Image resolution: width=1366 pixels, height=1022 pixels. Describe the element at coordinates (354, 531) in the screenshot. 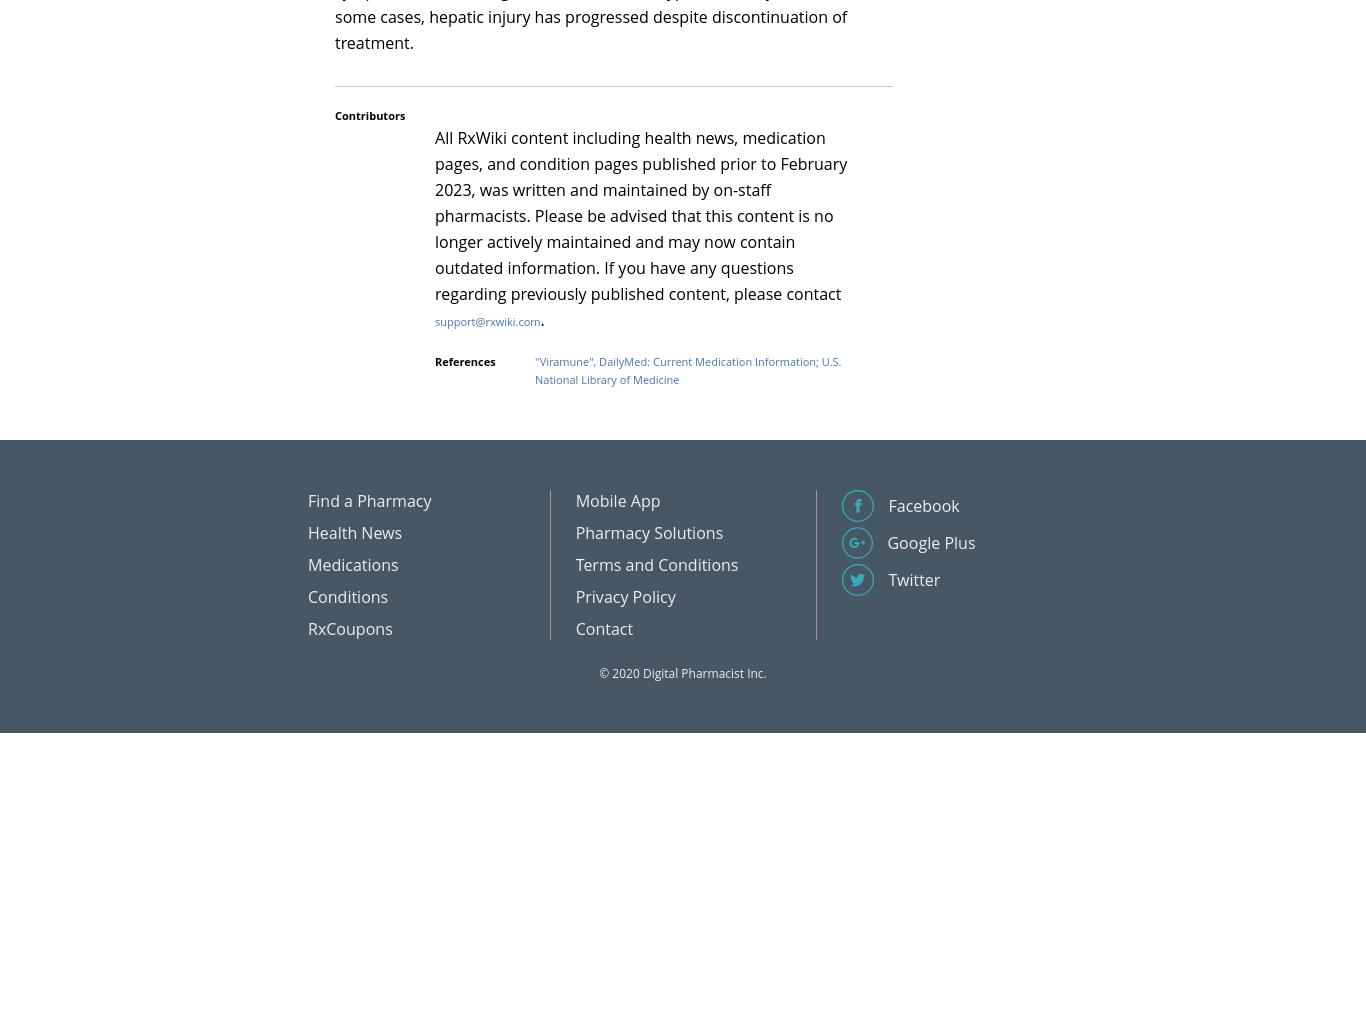

I see `'Health News'` at that location.